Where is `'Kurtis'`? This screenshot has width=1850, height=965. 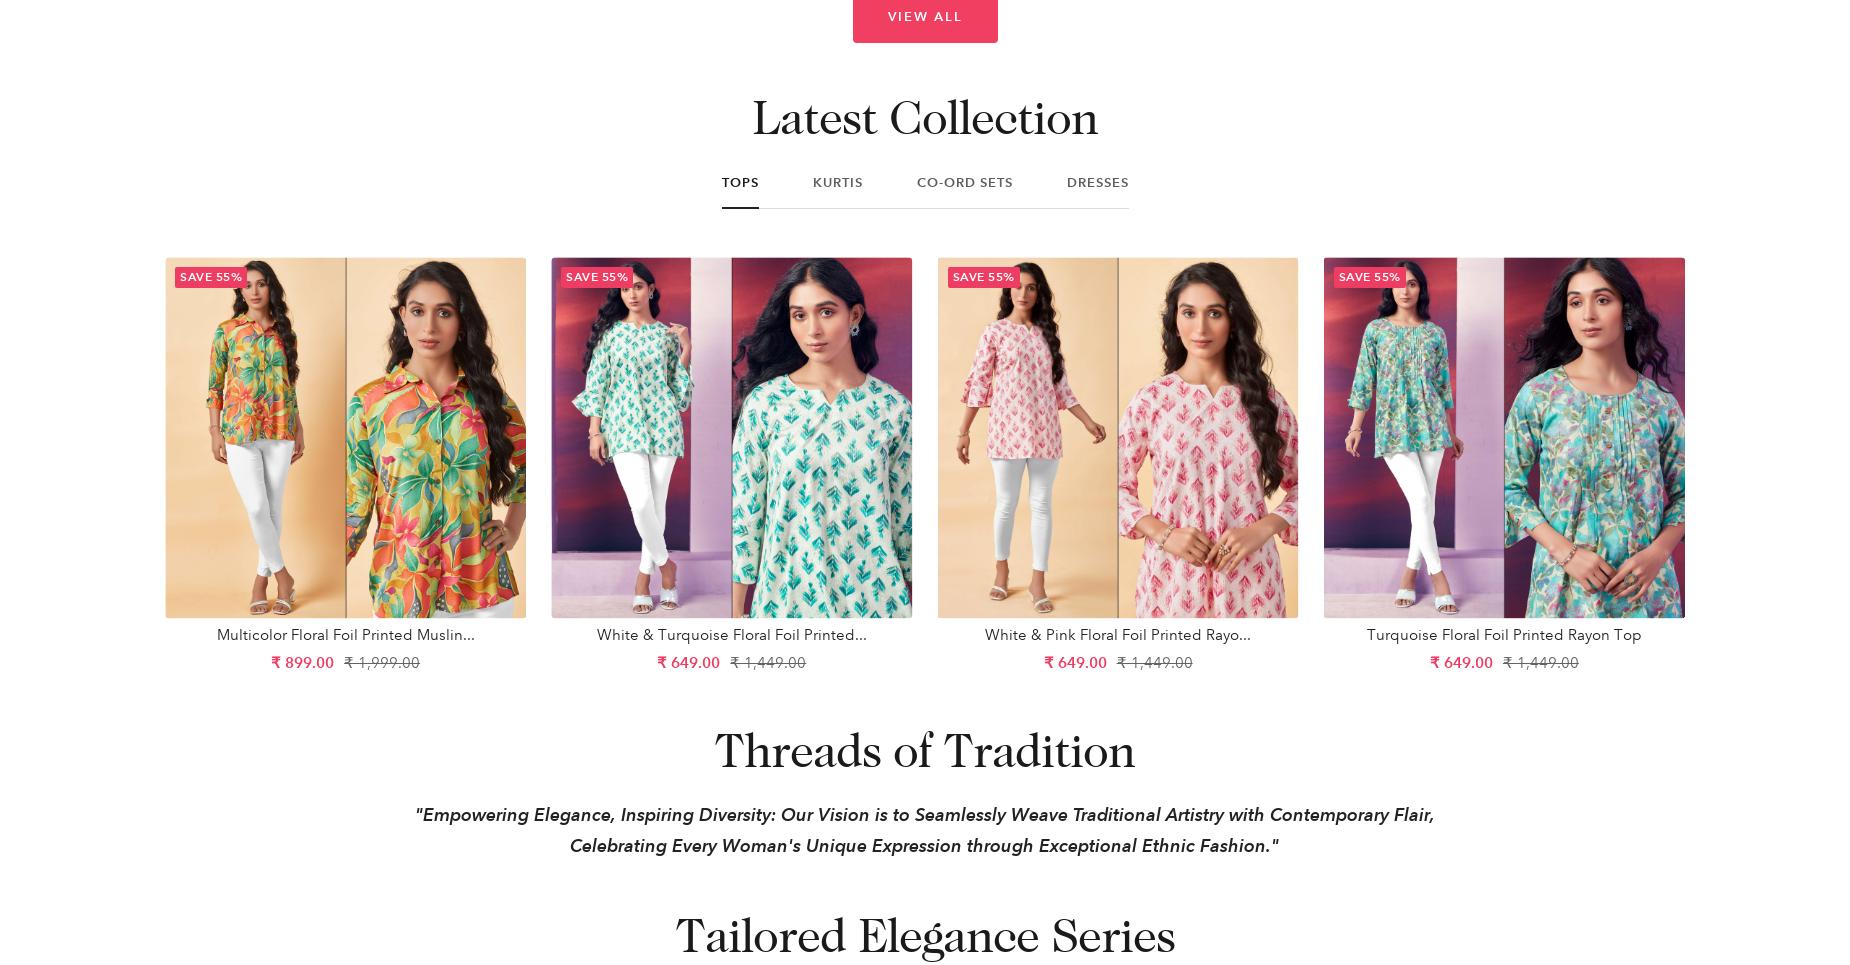
'Kurtis' is located at coordinates (836, 181).